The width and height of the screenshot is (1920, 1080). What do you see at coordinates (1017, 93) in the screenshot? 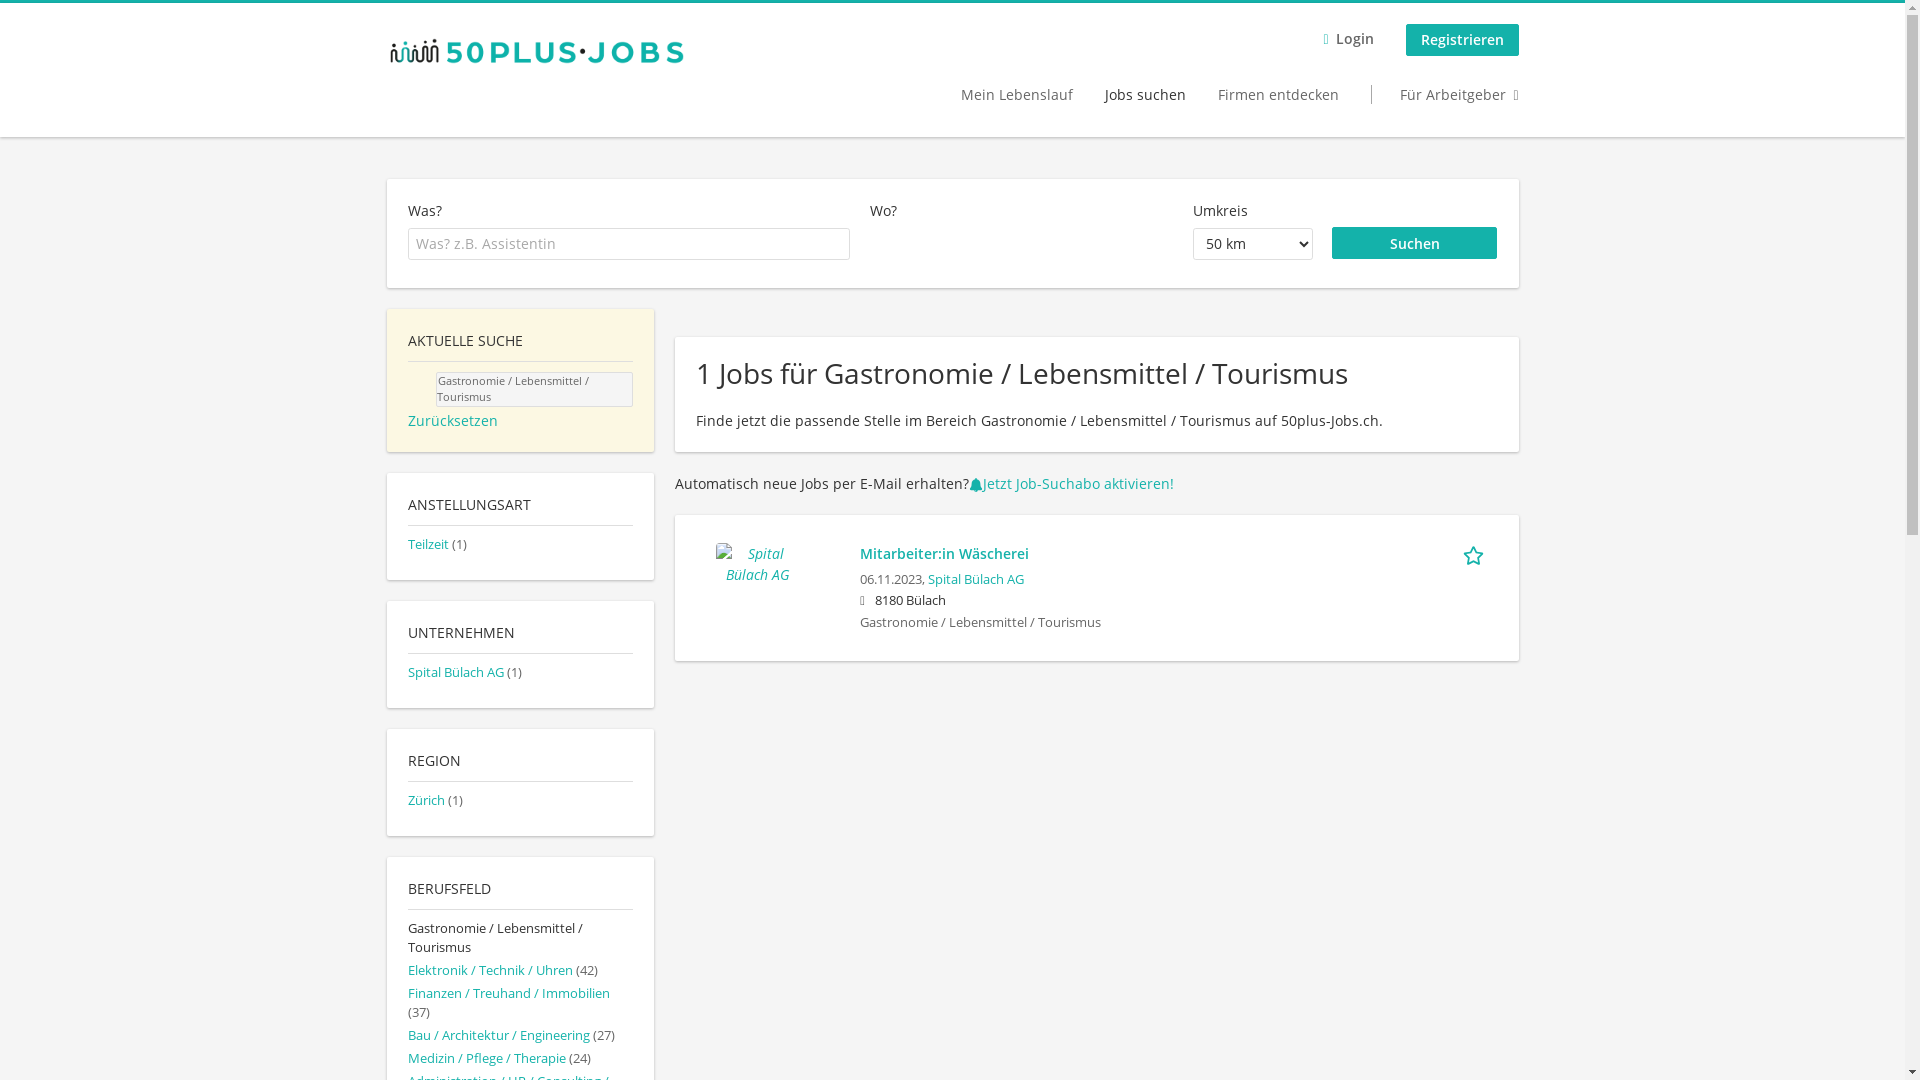
I see `'Mein Lebenslauf'` at bounding box center [1017, 93].